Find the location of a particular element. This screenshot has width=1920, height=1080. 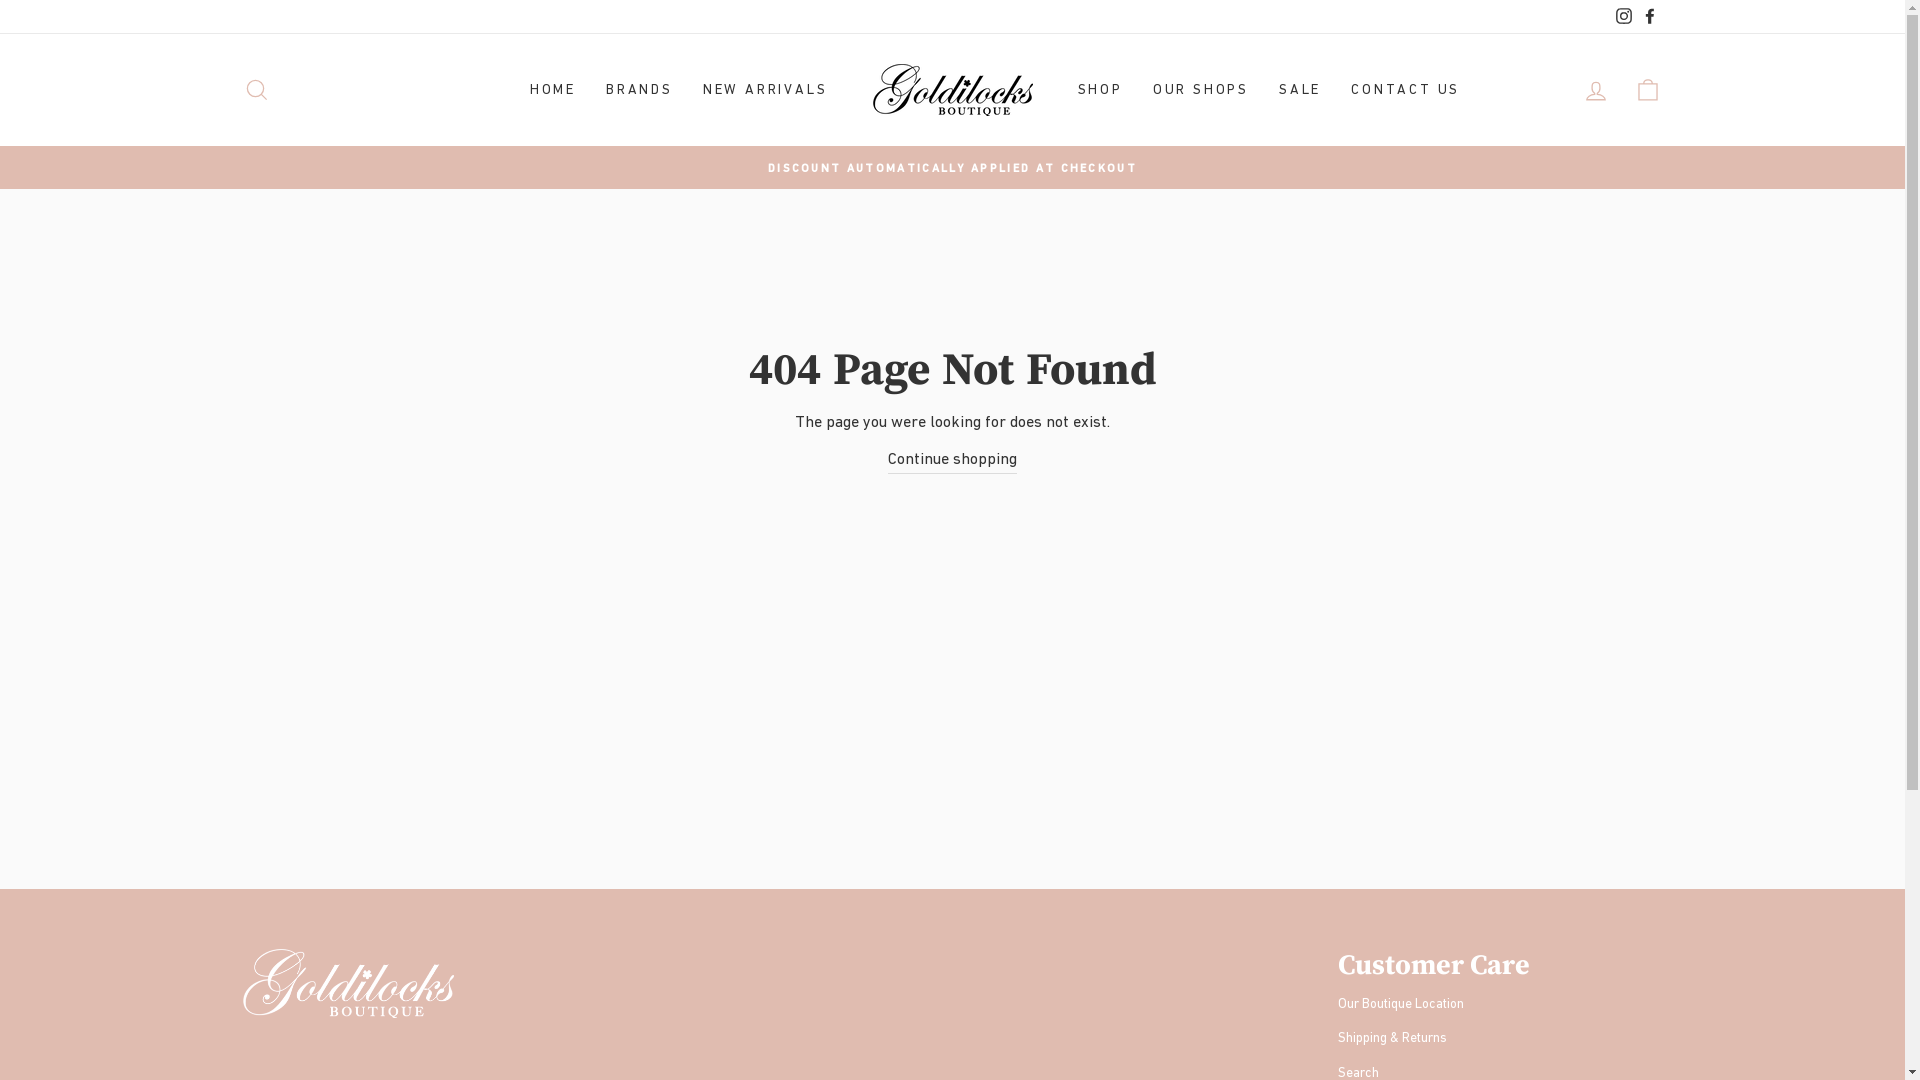

'LOG IN' is located at coordinates (1595, 90).